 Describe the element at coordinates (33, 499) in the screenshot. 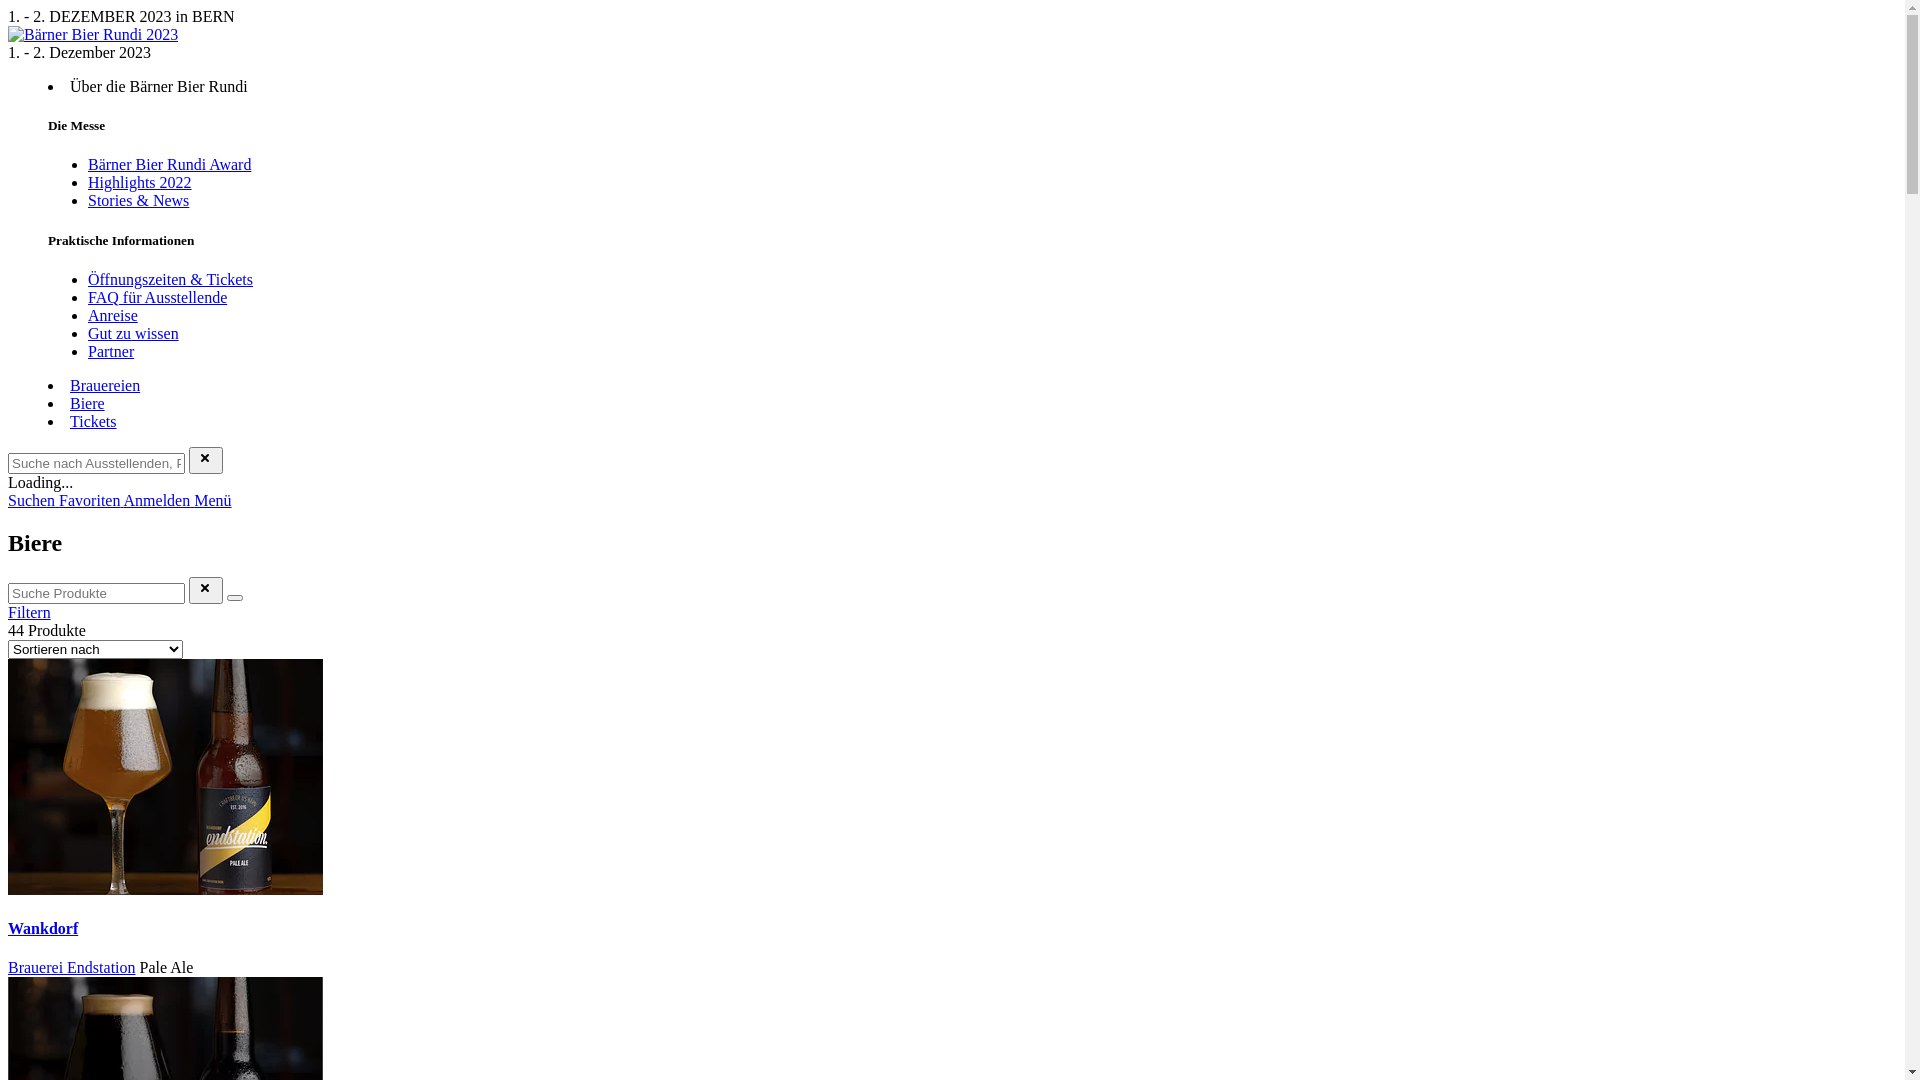

I see `'Suchen'` at that location.